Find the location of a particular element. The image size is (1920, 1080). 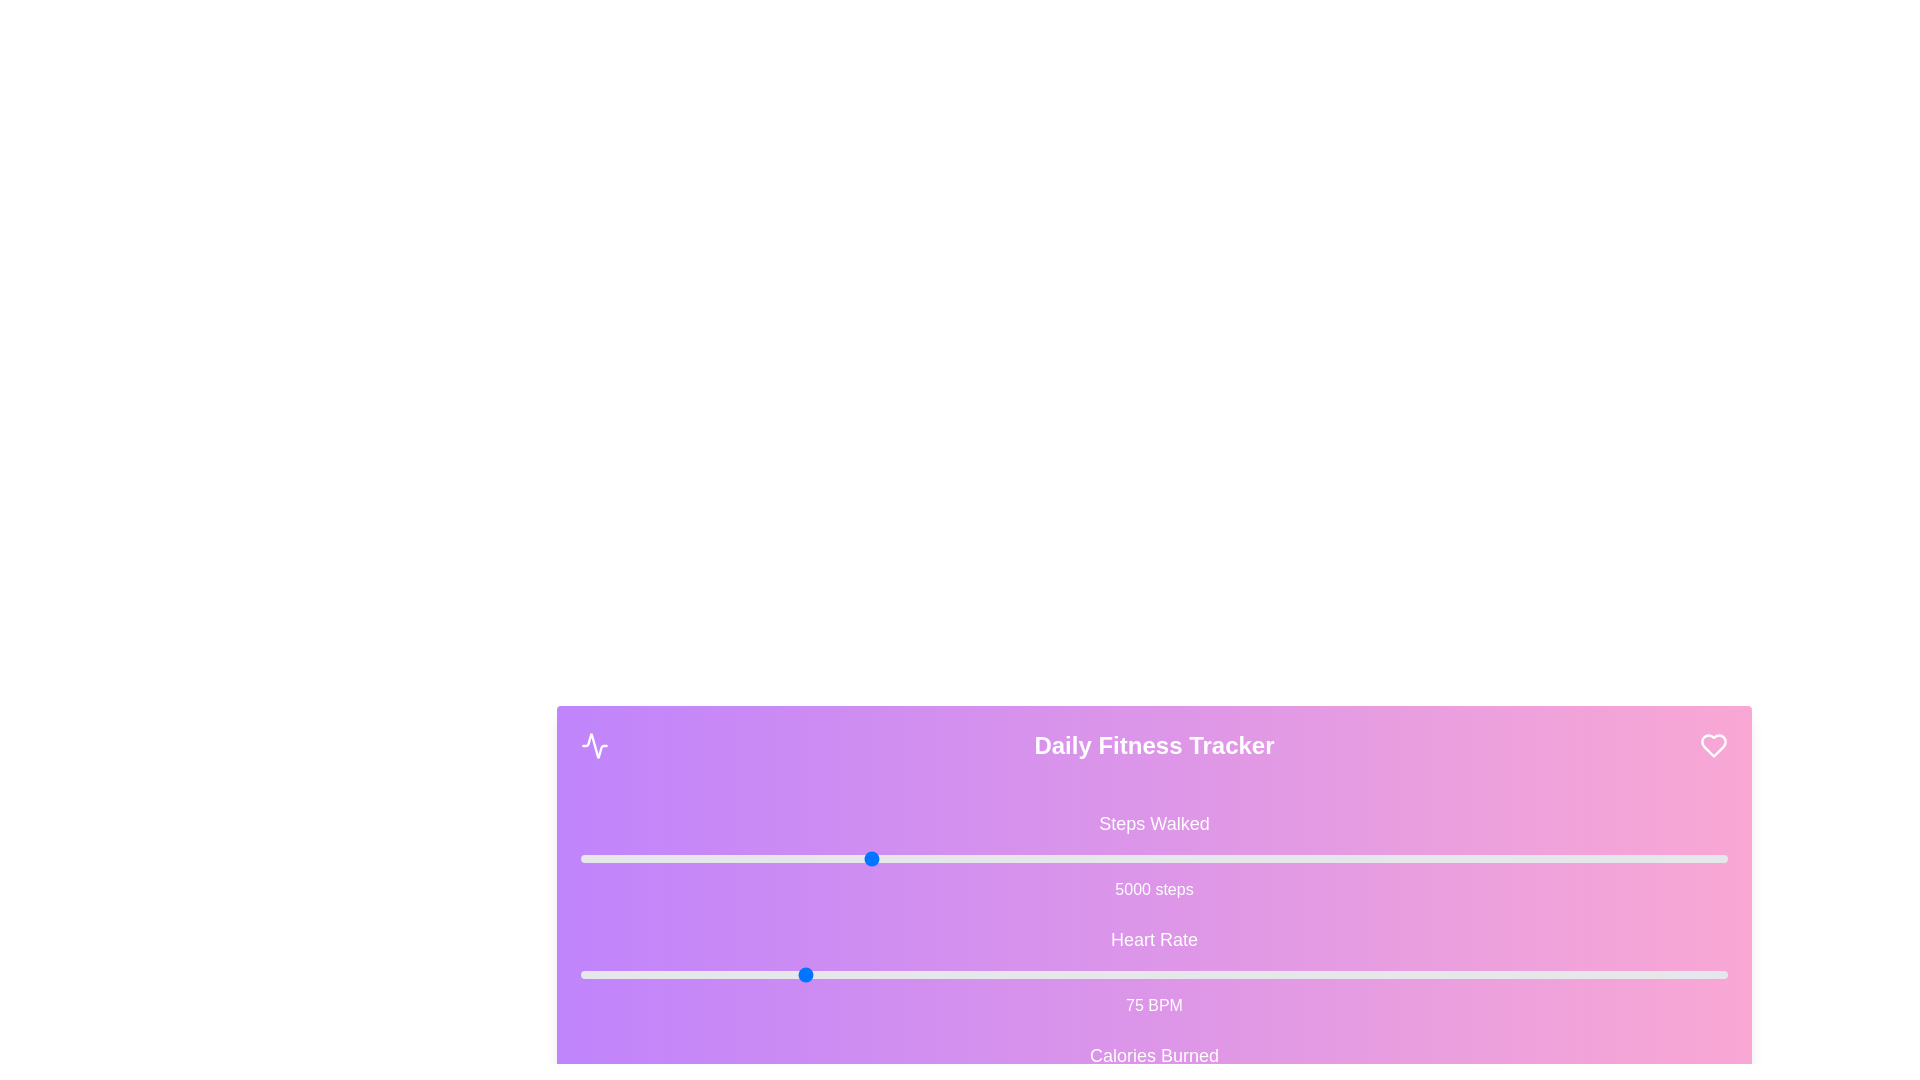

the 'Steps Walked' slider to set its value to 3966 is located at coordinates (808, 858).